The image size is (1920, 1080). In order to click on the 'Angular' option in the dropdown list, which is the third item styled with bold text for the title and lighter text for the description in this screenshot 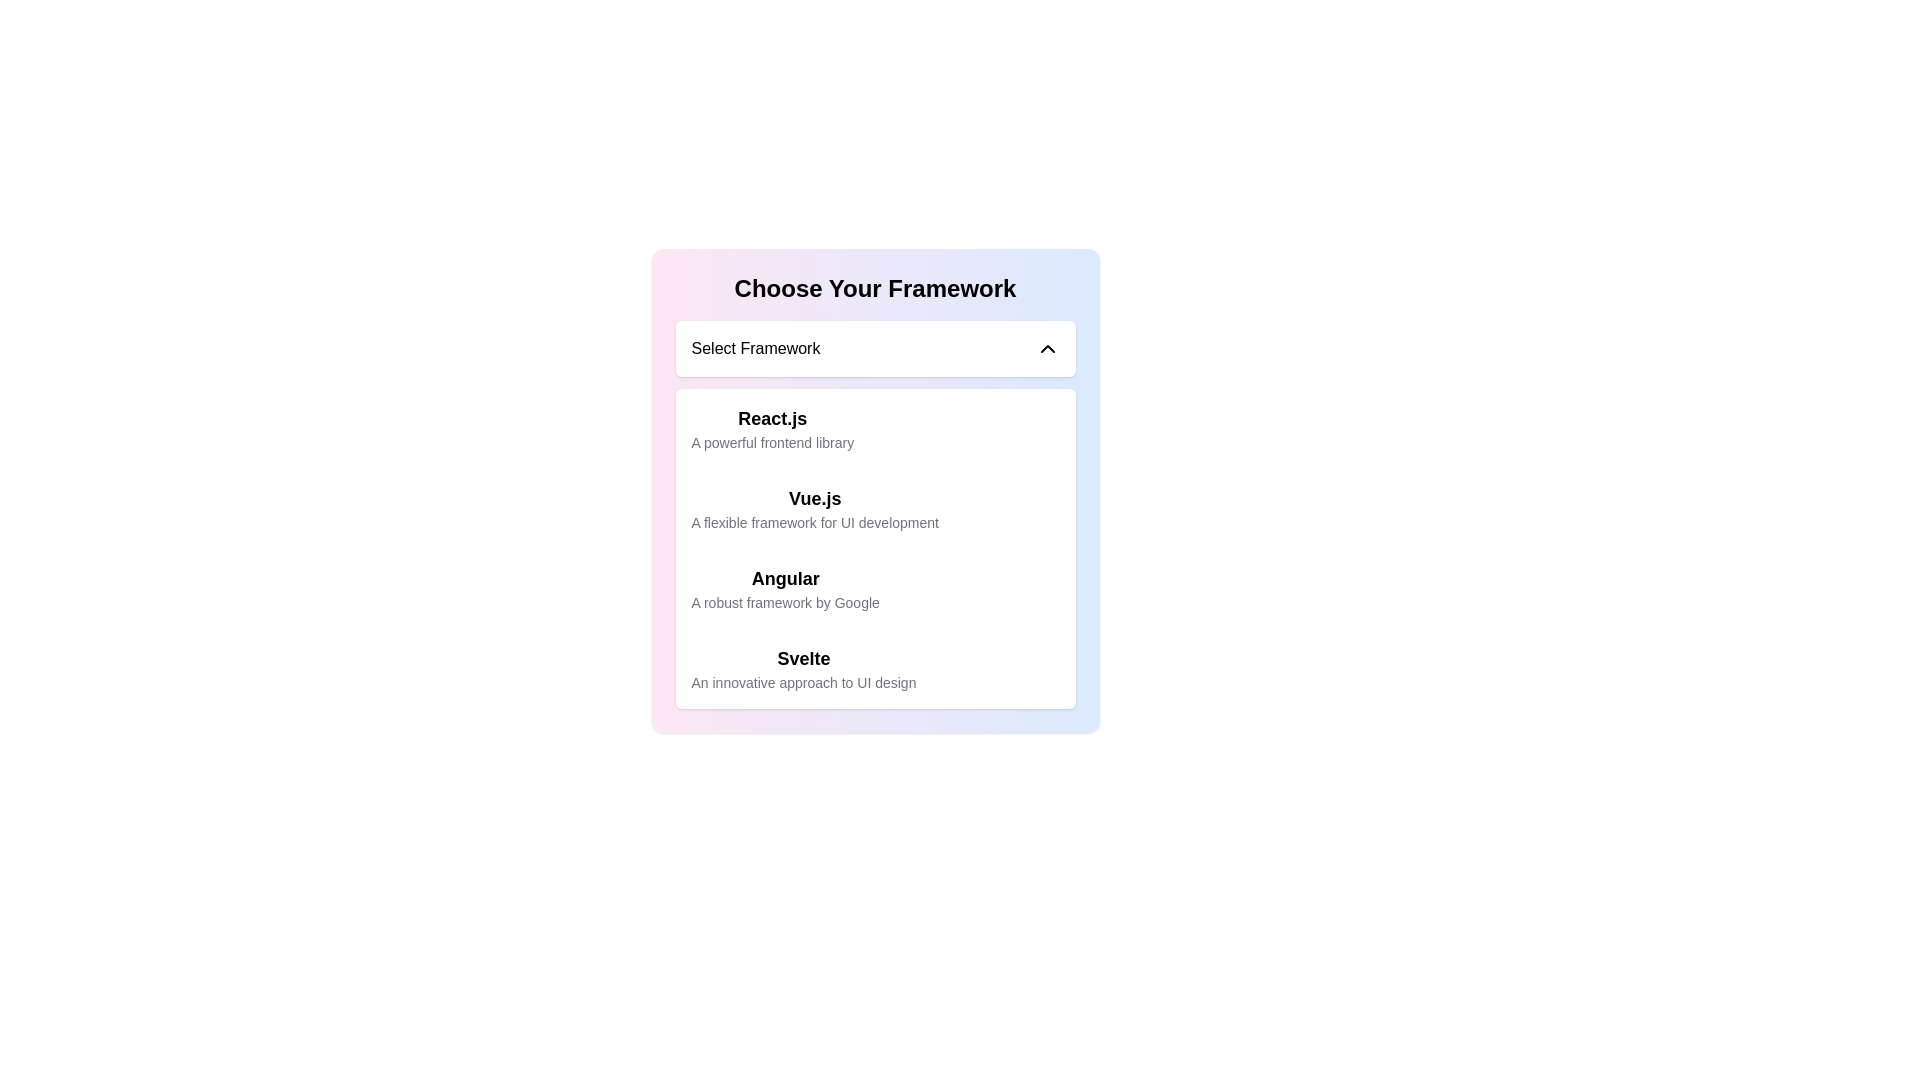, I will do `click(784, 588)`.